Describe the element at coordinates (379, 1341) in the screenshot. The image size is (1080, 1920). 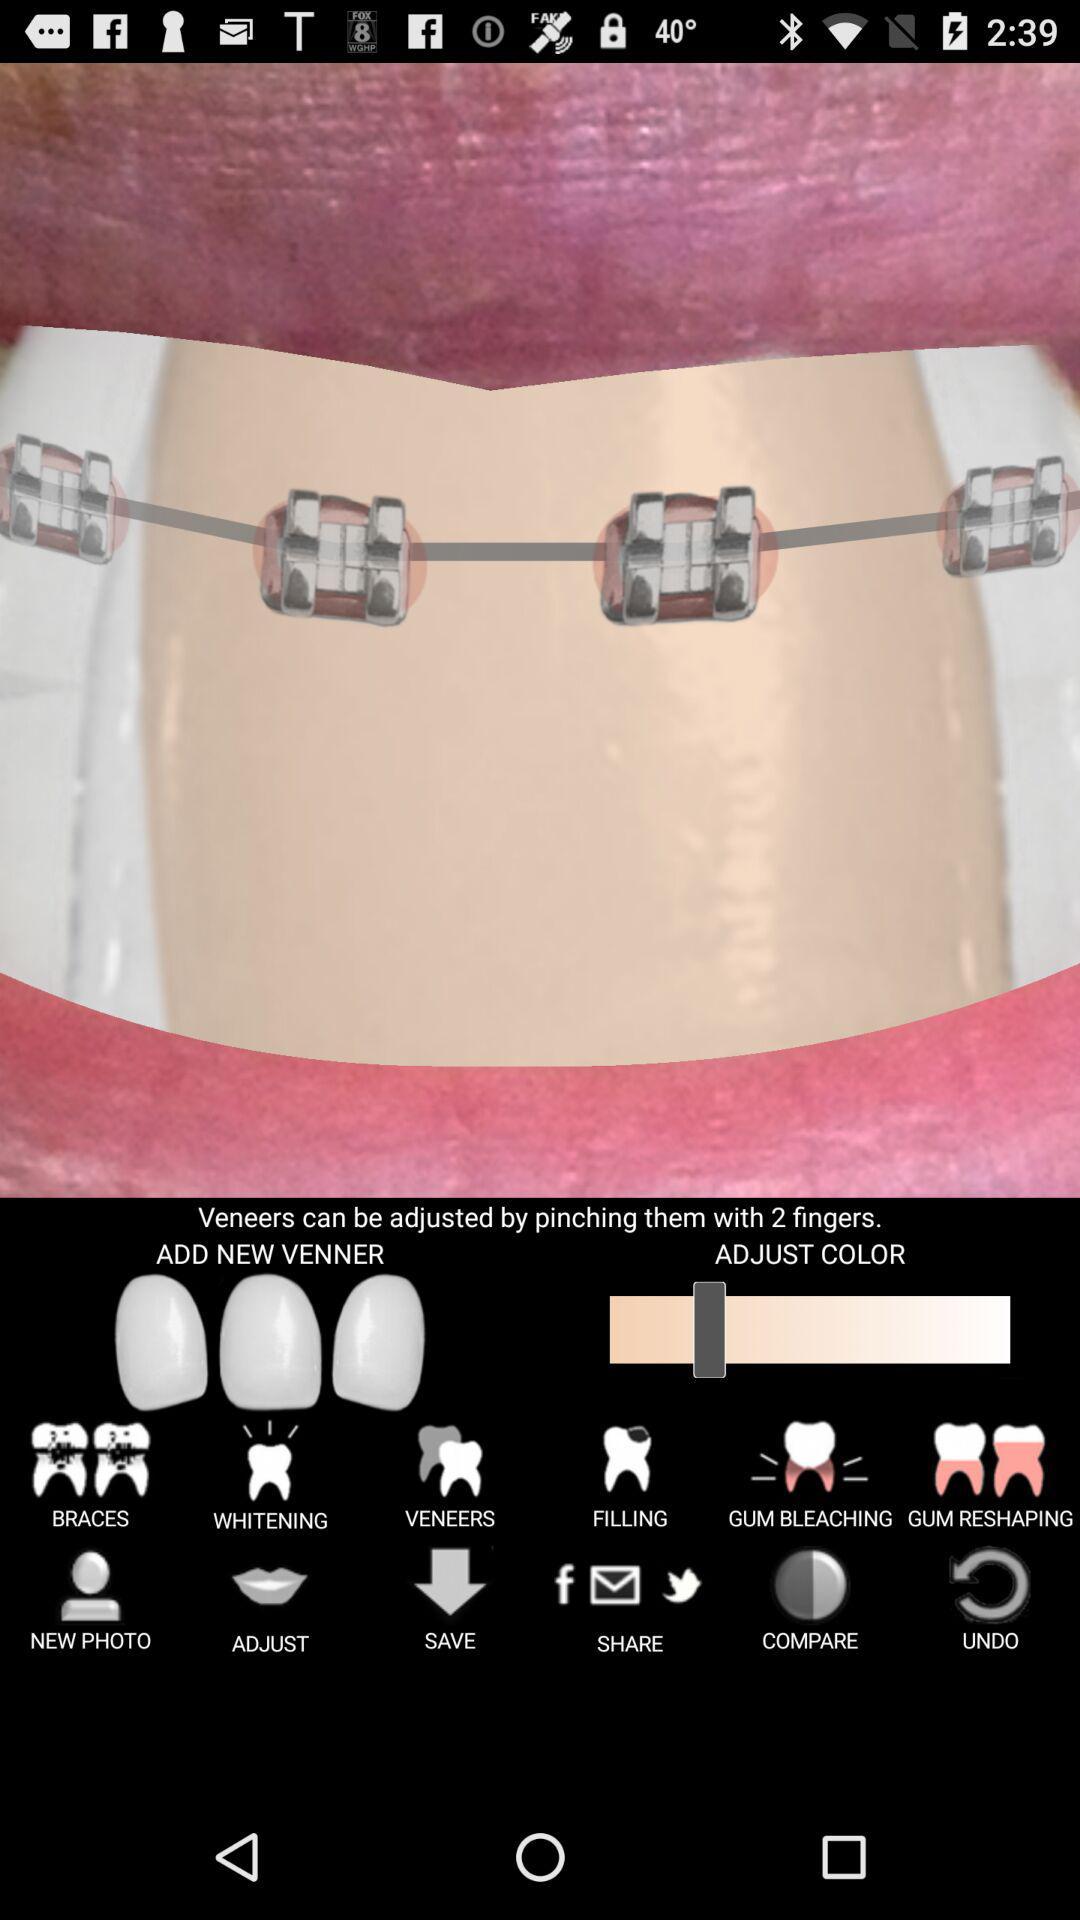
I see `veneer` at that location.